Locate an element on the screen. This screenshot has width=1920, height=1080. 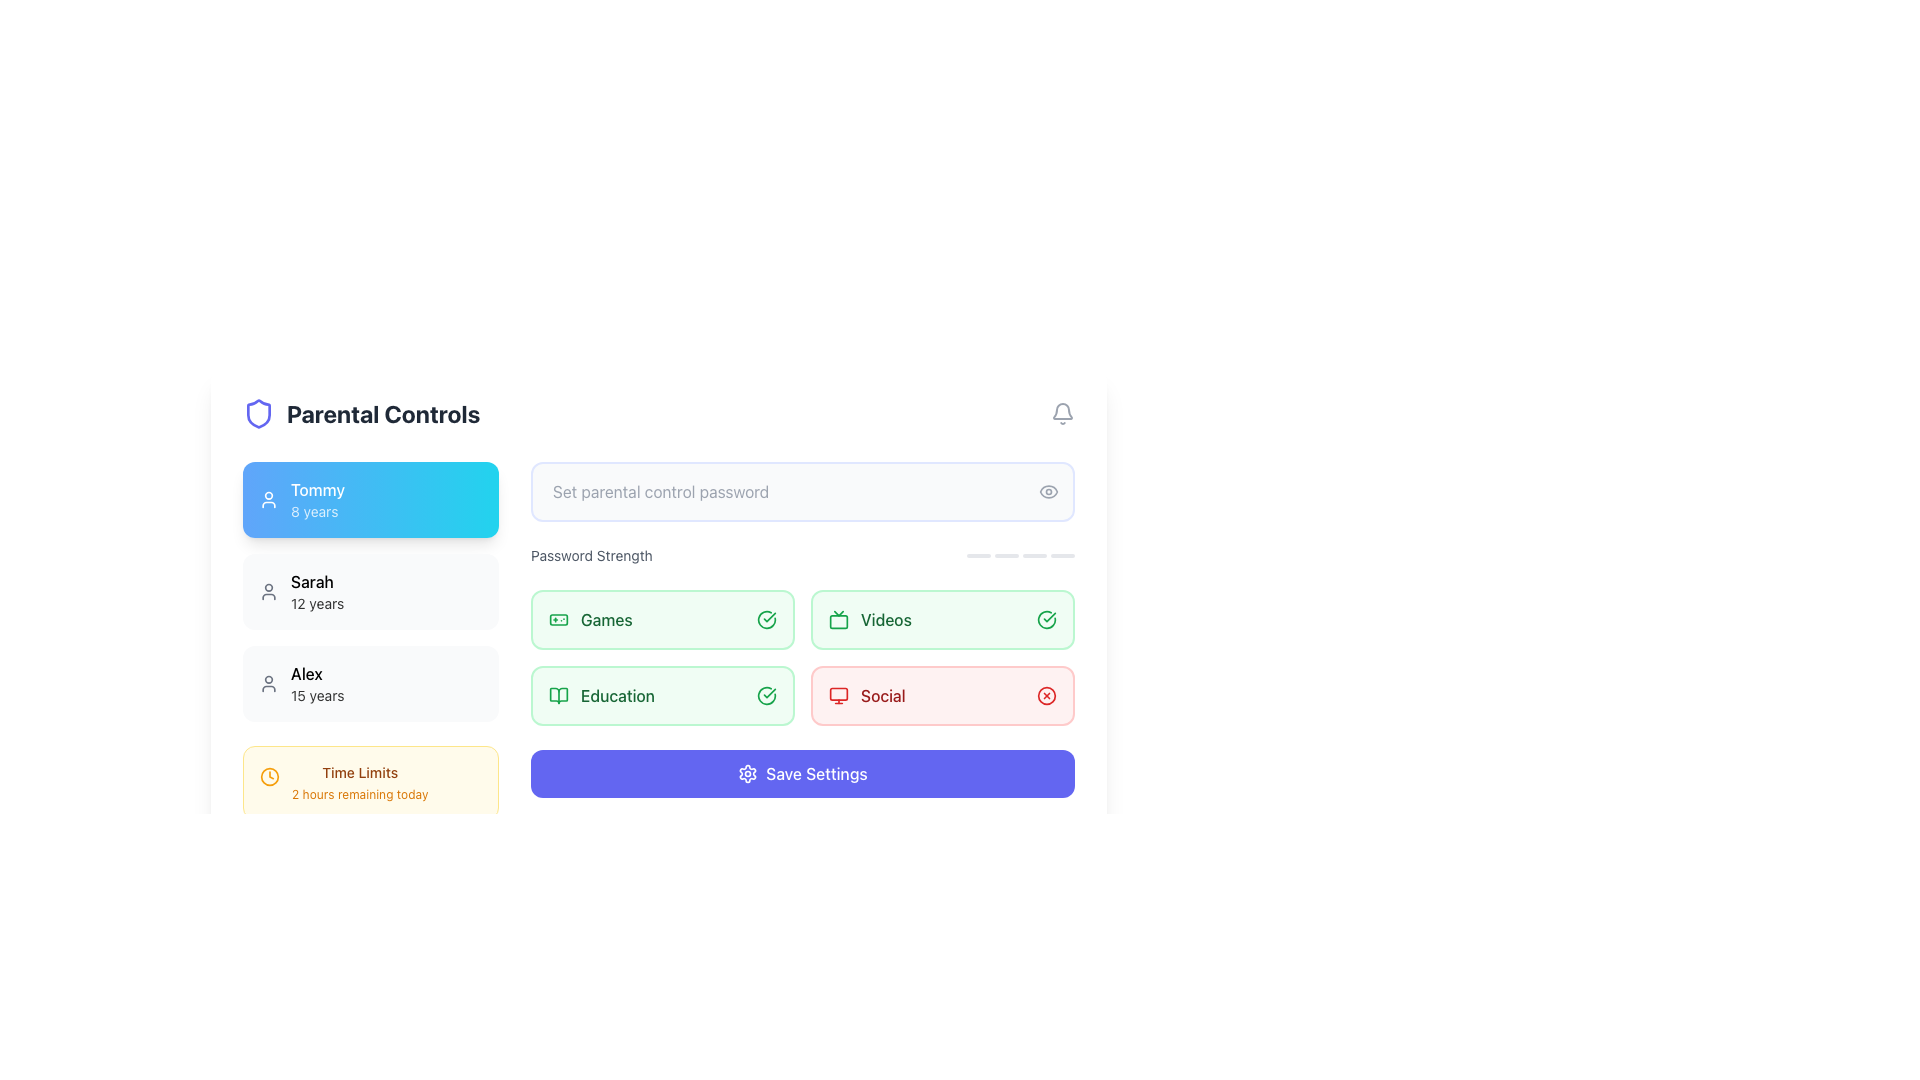
the Password strength indicator located in the bottom-right corner of the 'Password Strength' region is located at coordinates (1021, 555).